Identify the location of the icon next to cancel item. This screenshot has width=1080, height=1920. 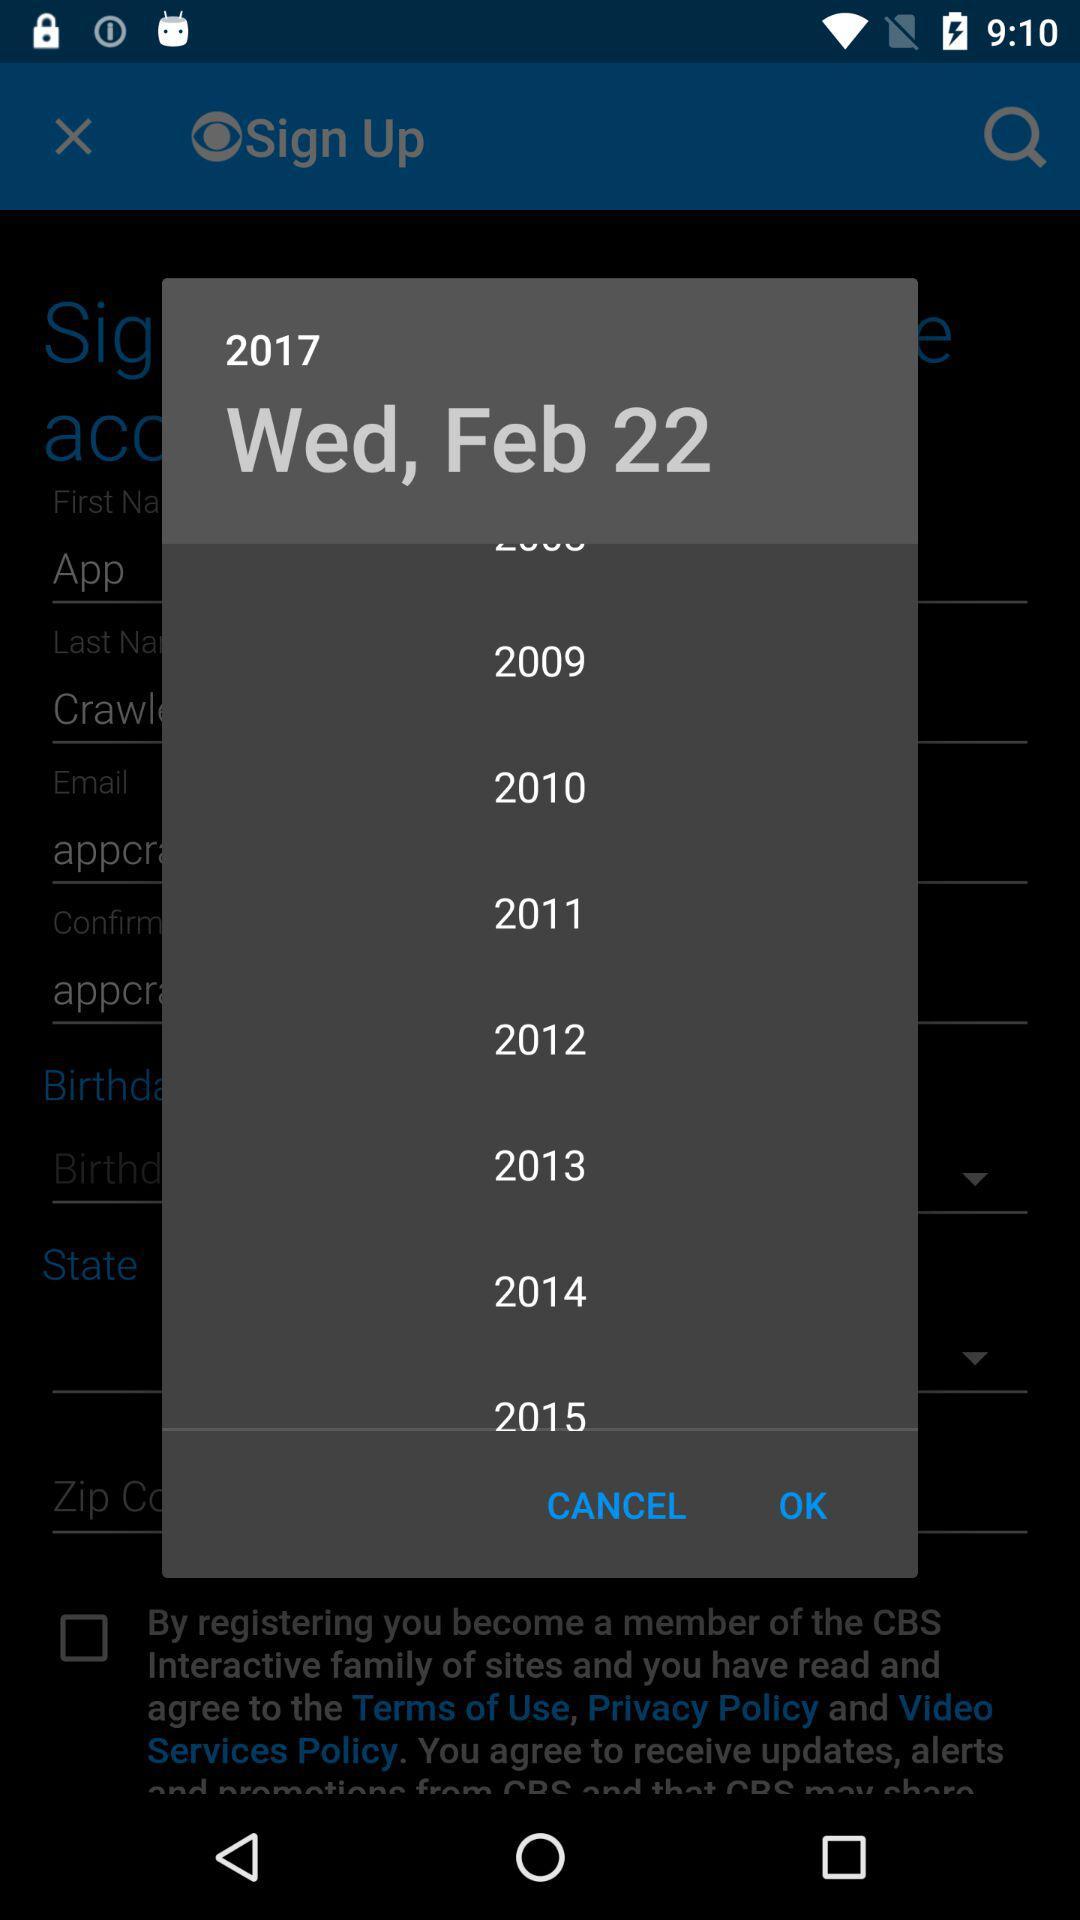
(801, 1504).